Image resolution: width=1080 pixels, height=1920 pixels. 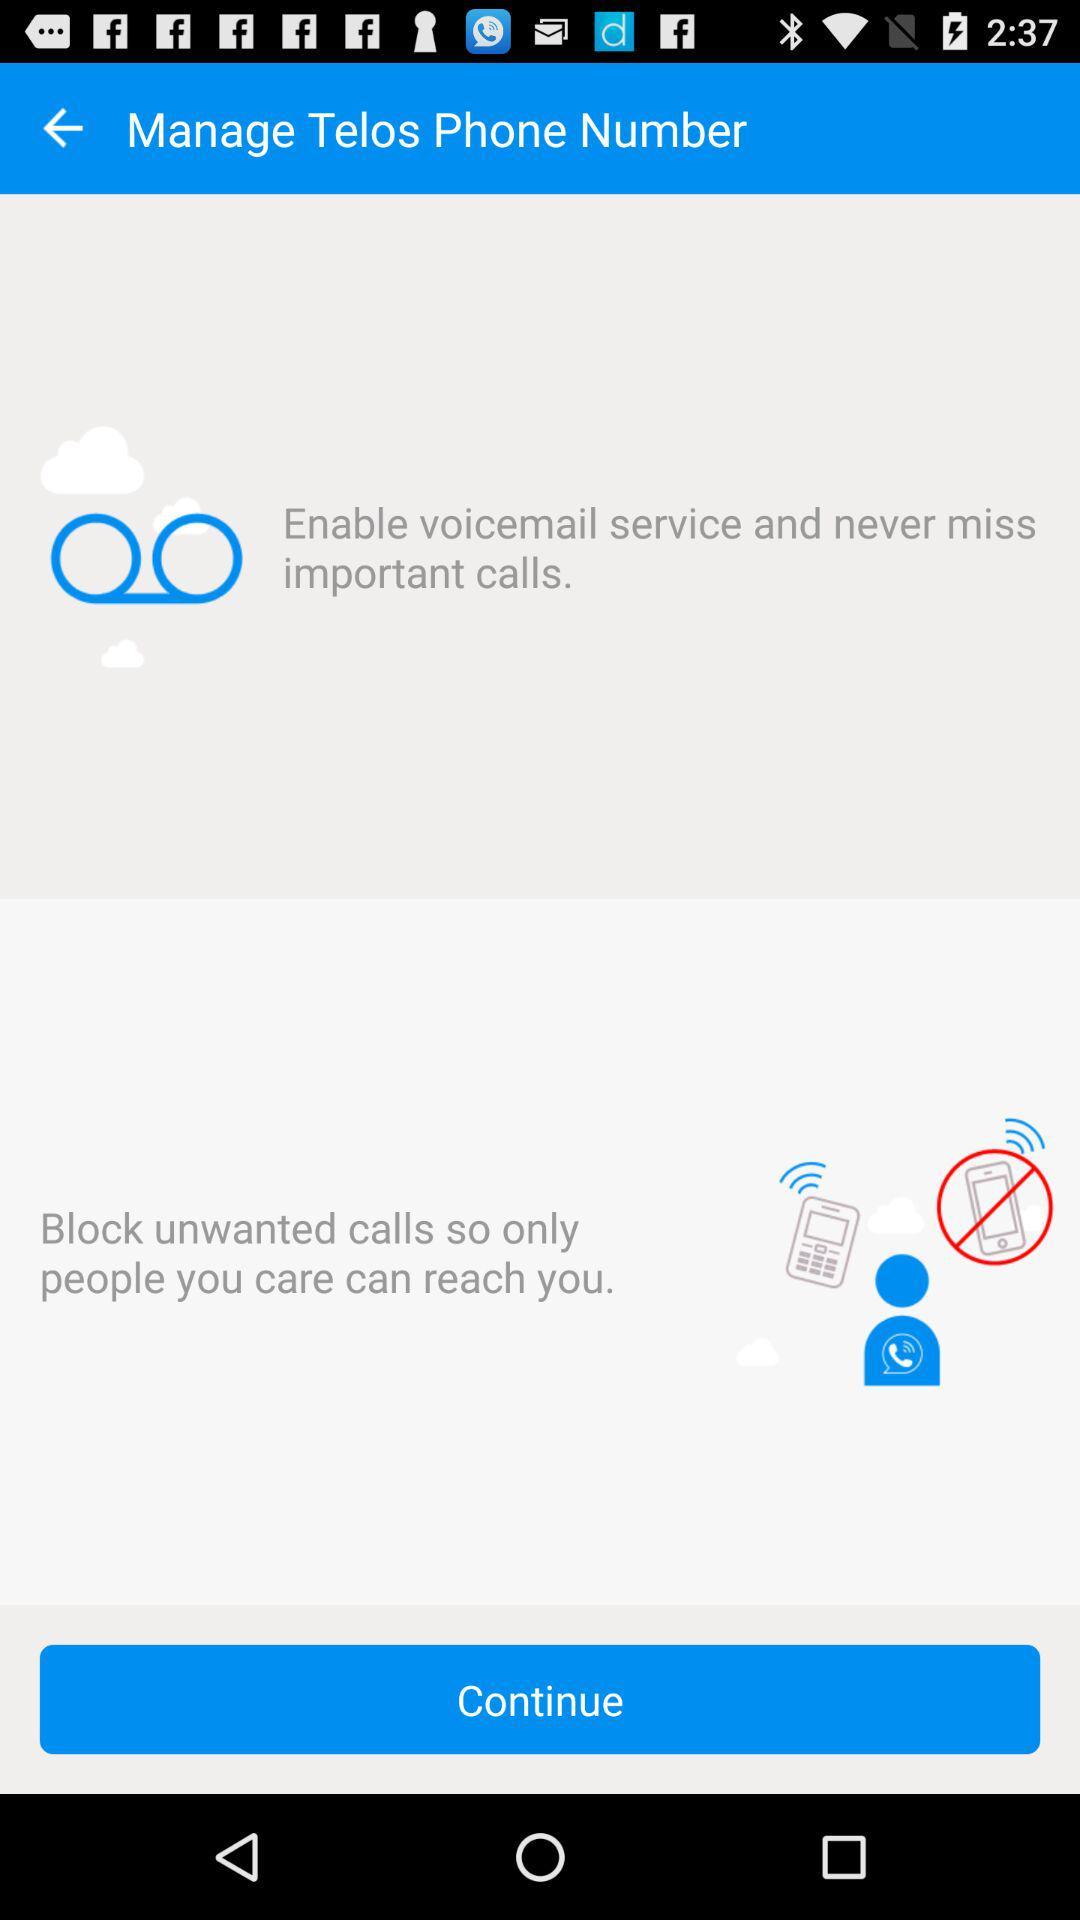 What do you see at coordinates (540, 1698) in the screenshot?
I see `the continue` at bounding box center [540, 1698].